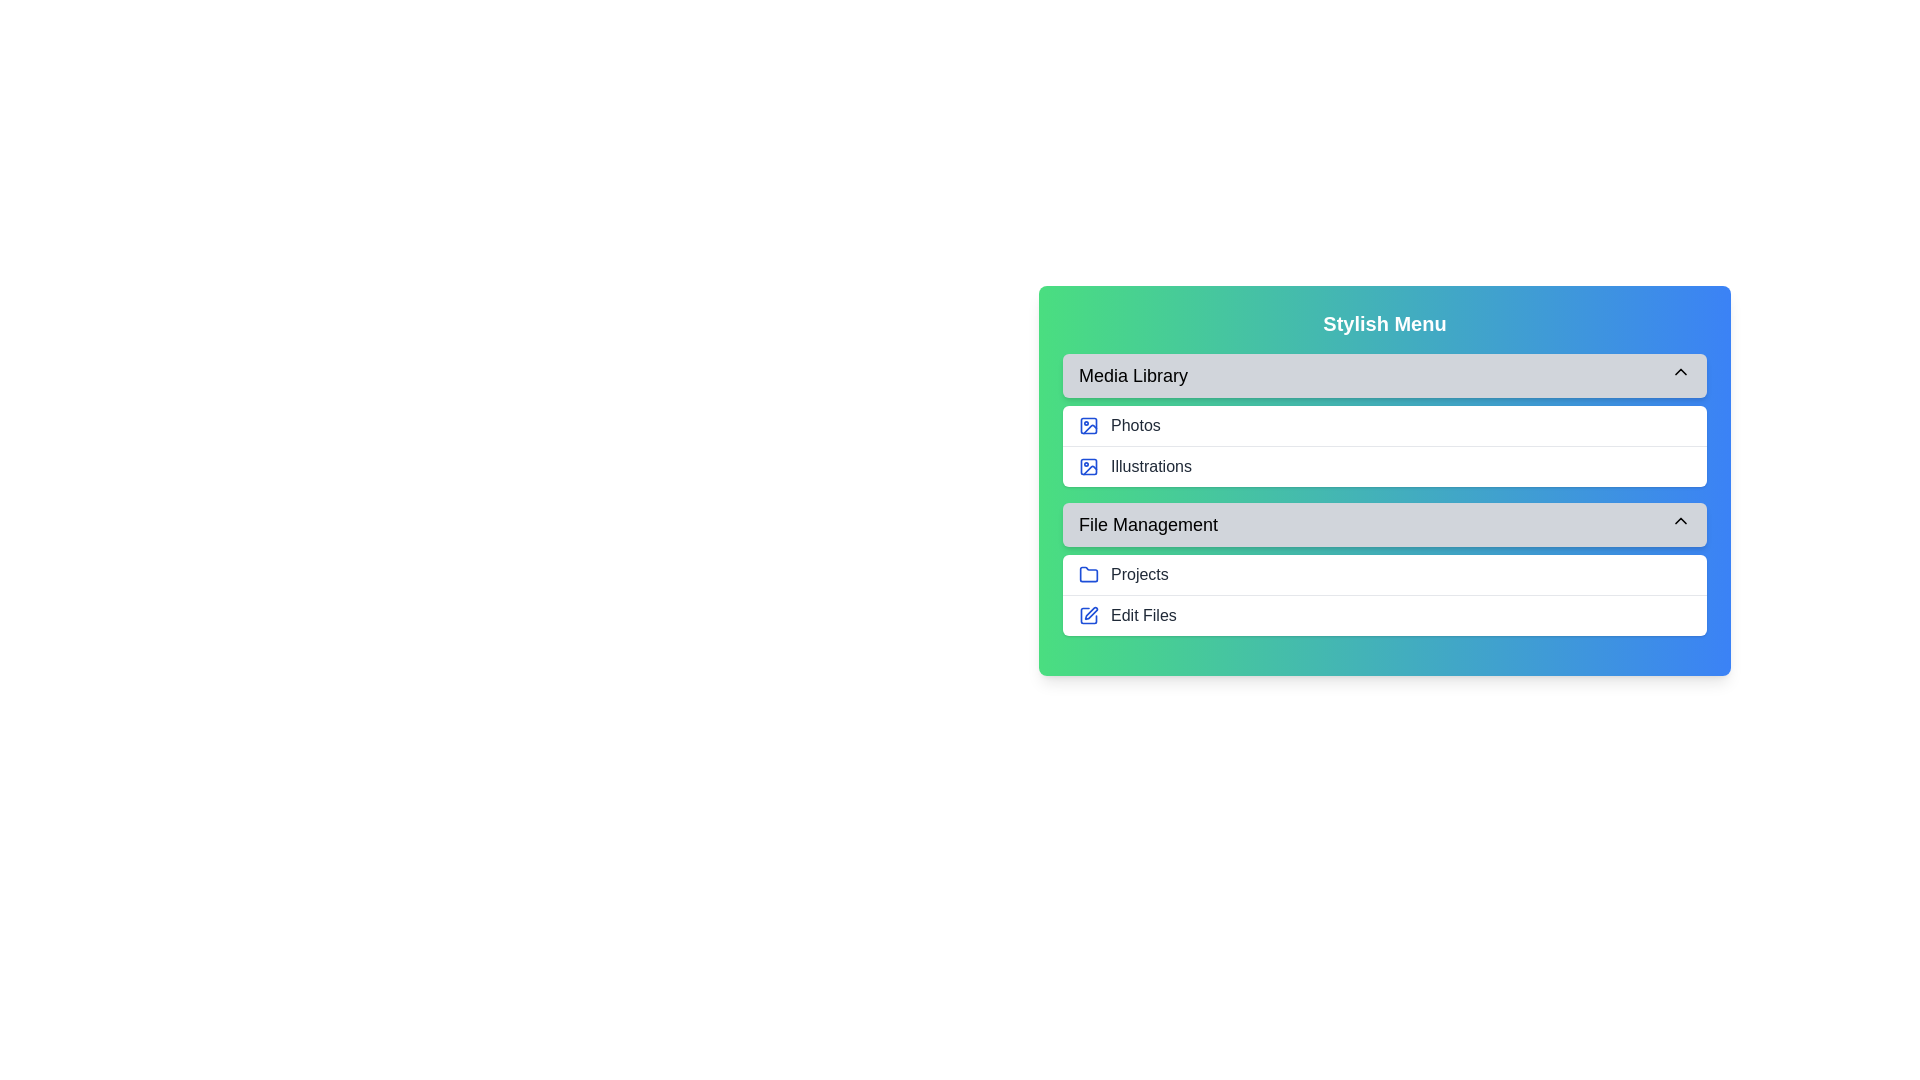 The image size is (1920, 1080). Describe the element at coordinates (1088, 424) in the screenshot. I see `the photograph icon with a blue color and rounded edges located at the start of the 'Photos' row` at that location.